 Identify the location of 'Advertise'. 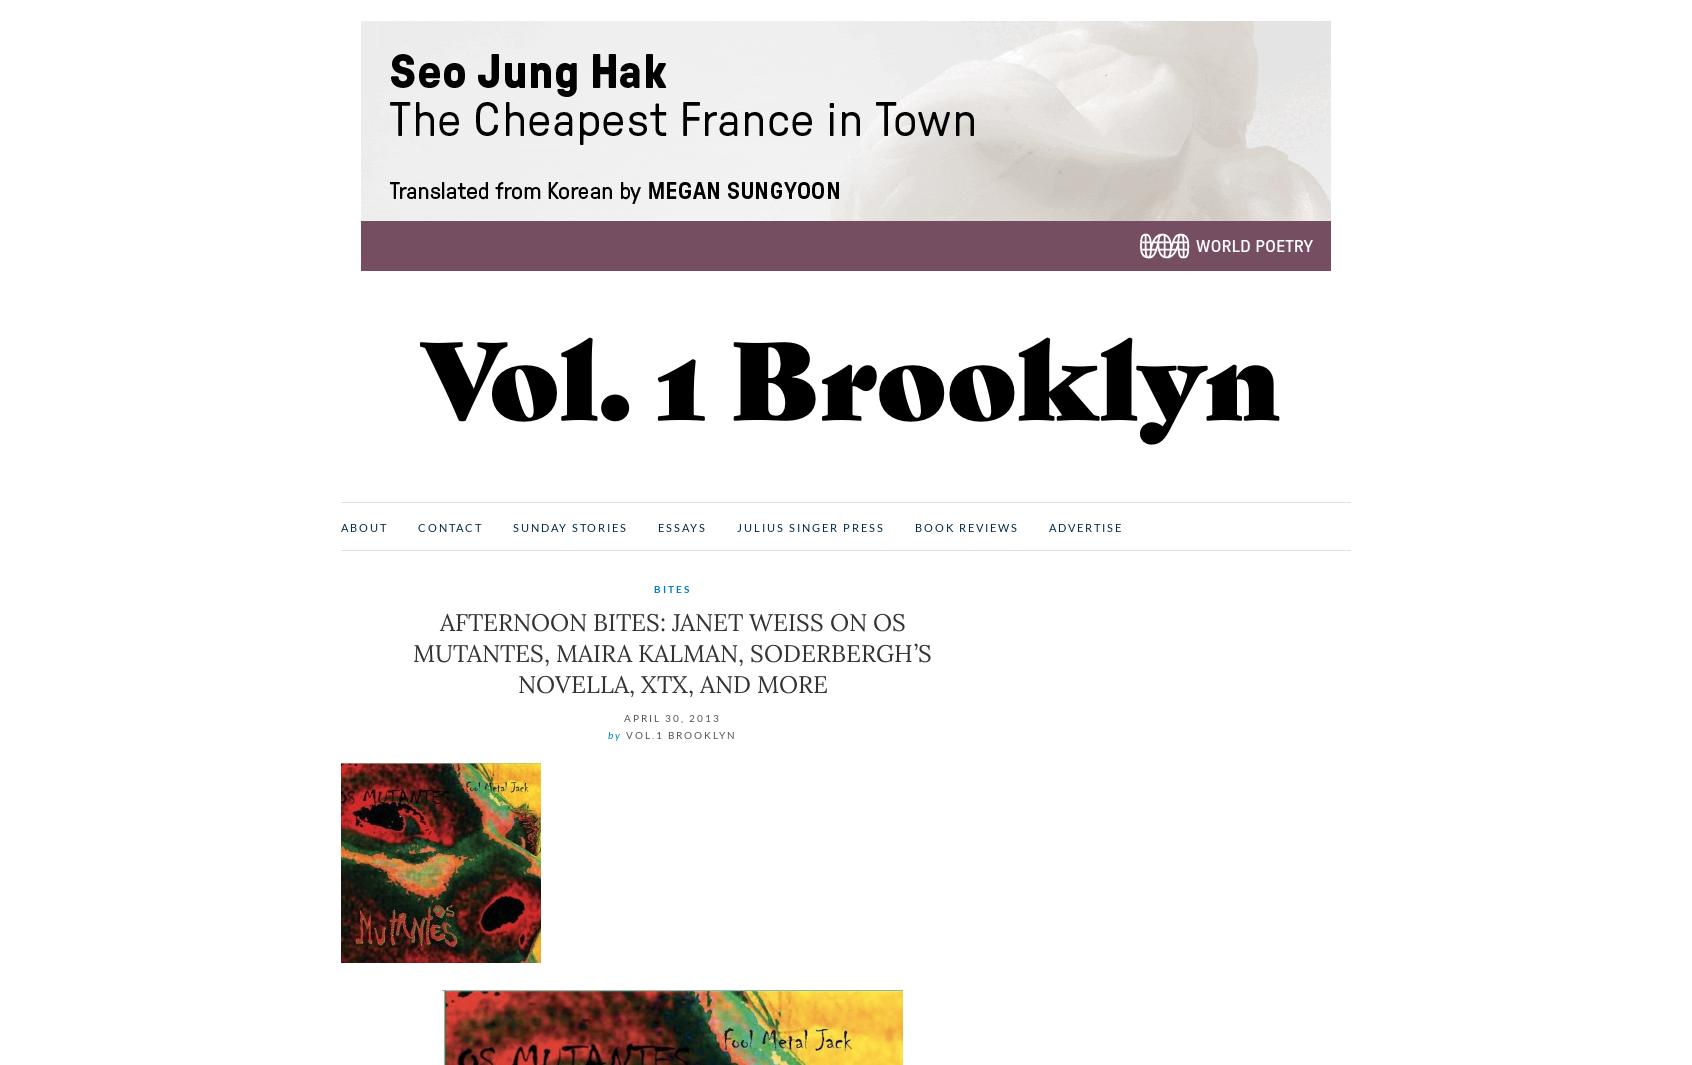
(1085, 526).